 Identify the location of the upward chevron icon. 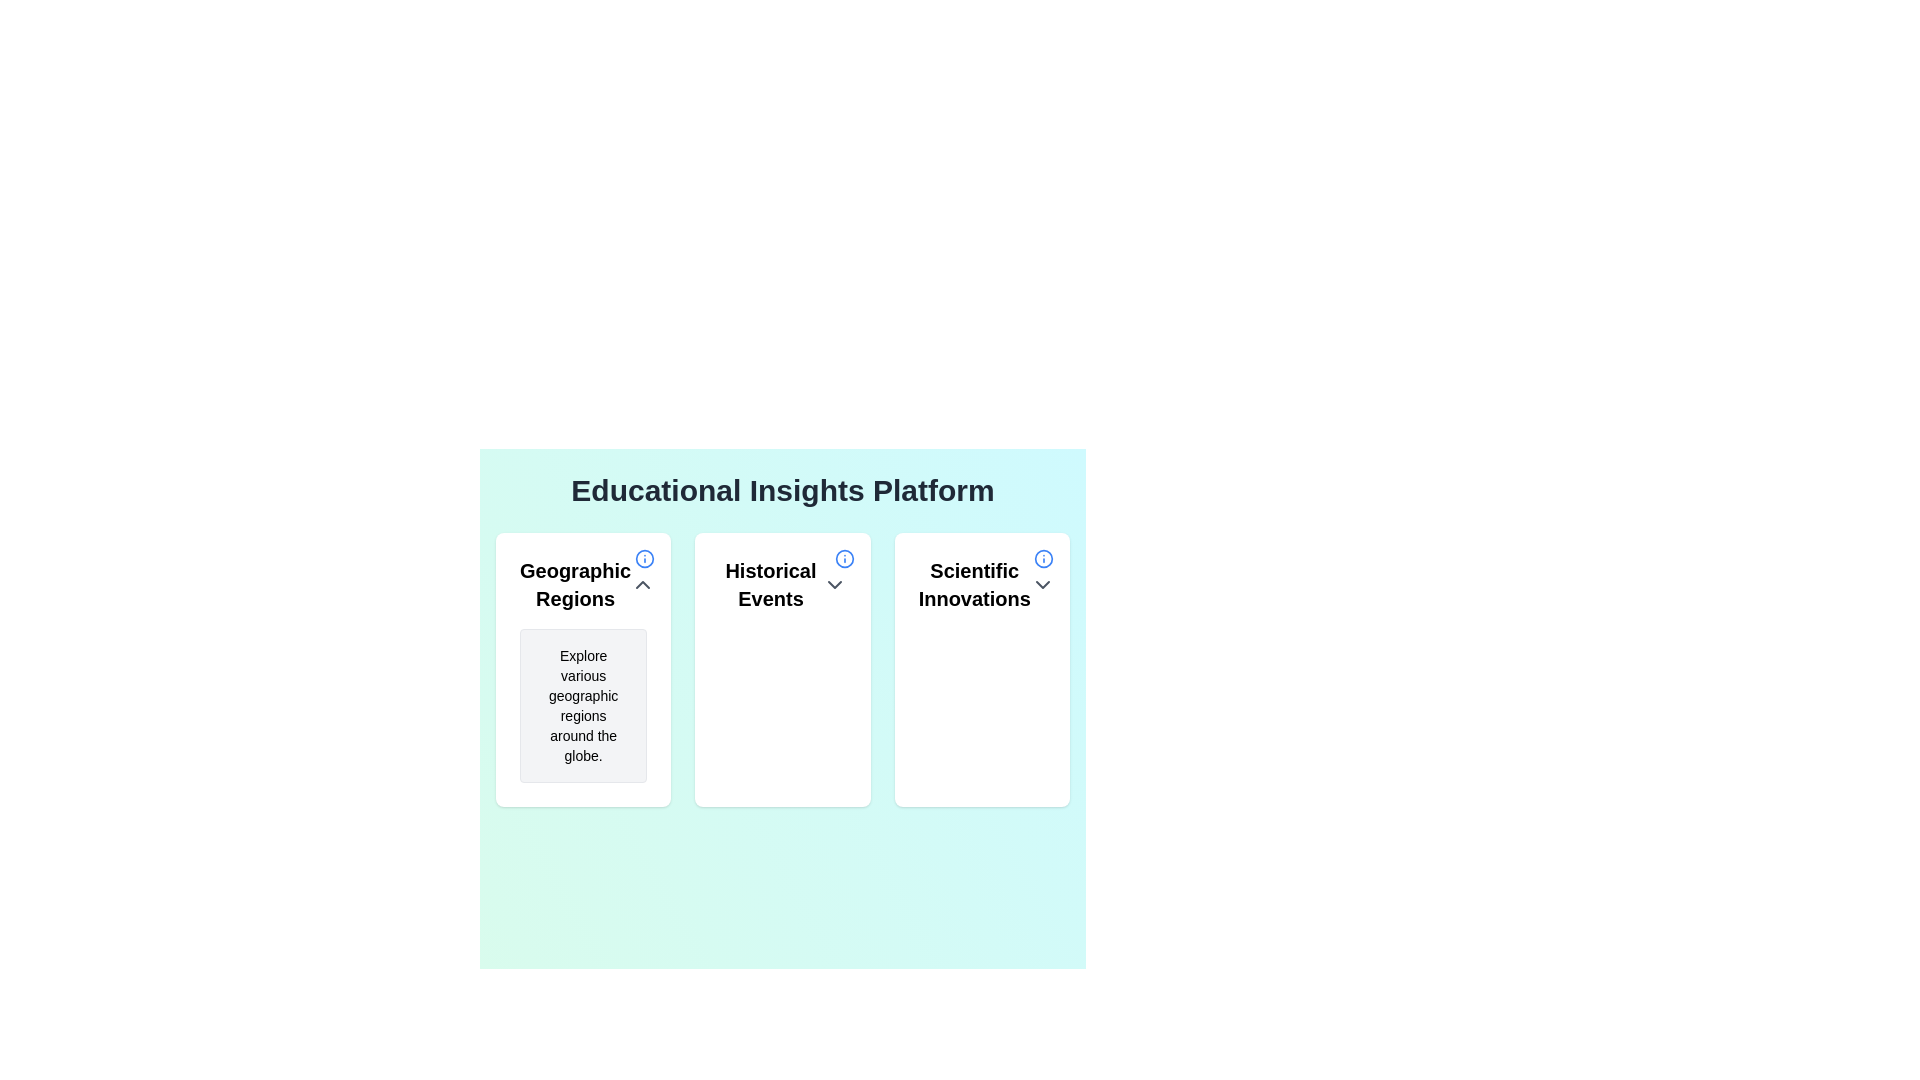
(643, 585).